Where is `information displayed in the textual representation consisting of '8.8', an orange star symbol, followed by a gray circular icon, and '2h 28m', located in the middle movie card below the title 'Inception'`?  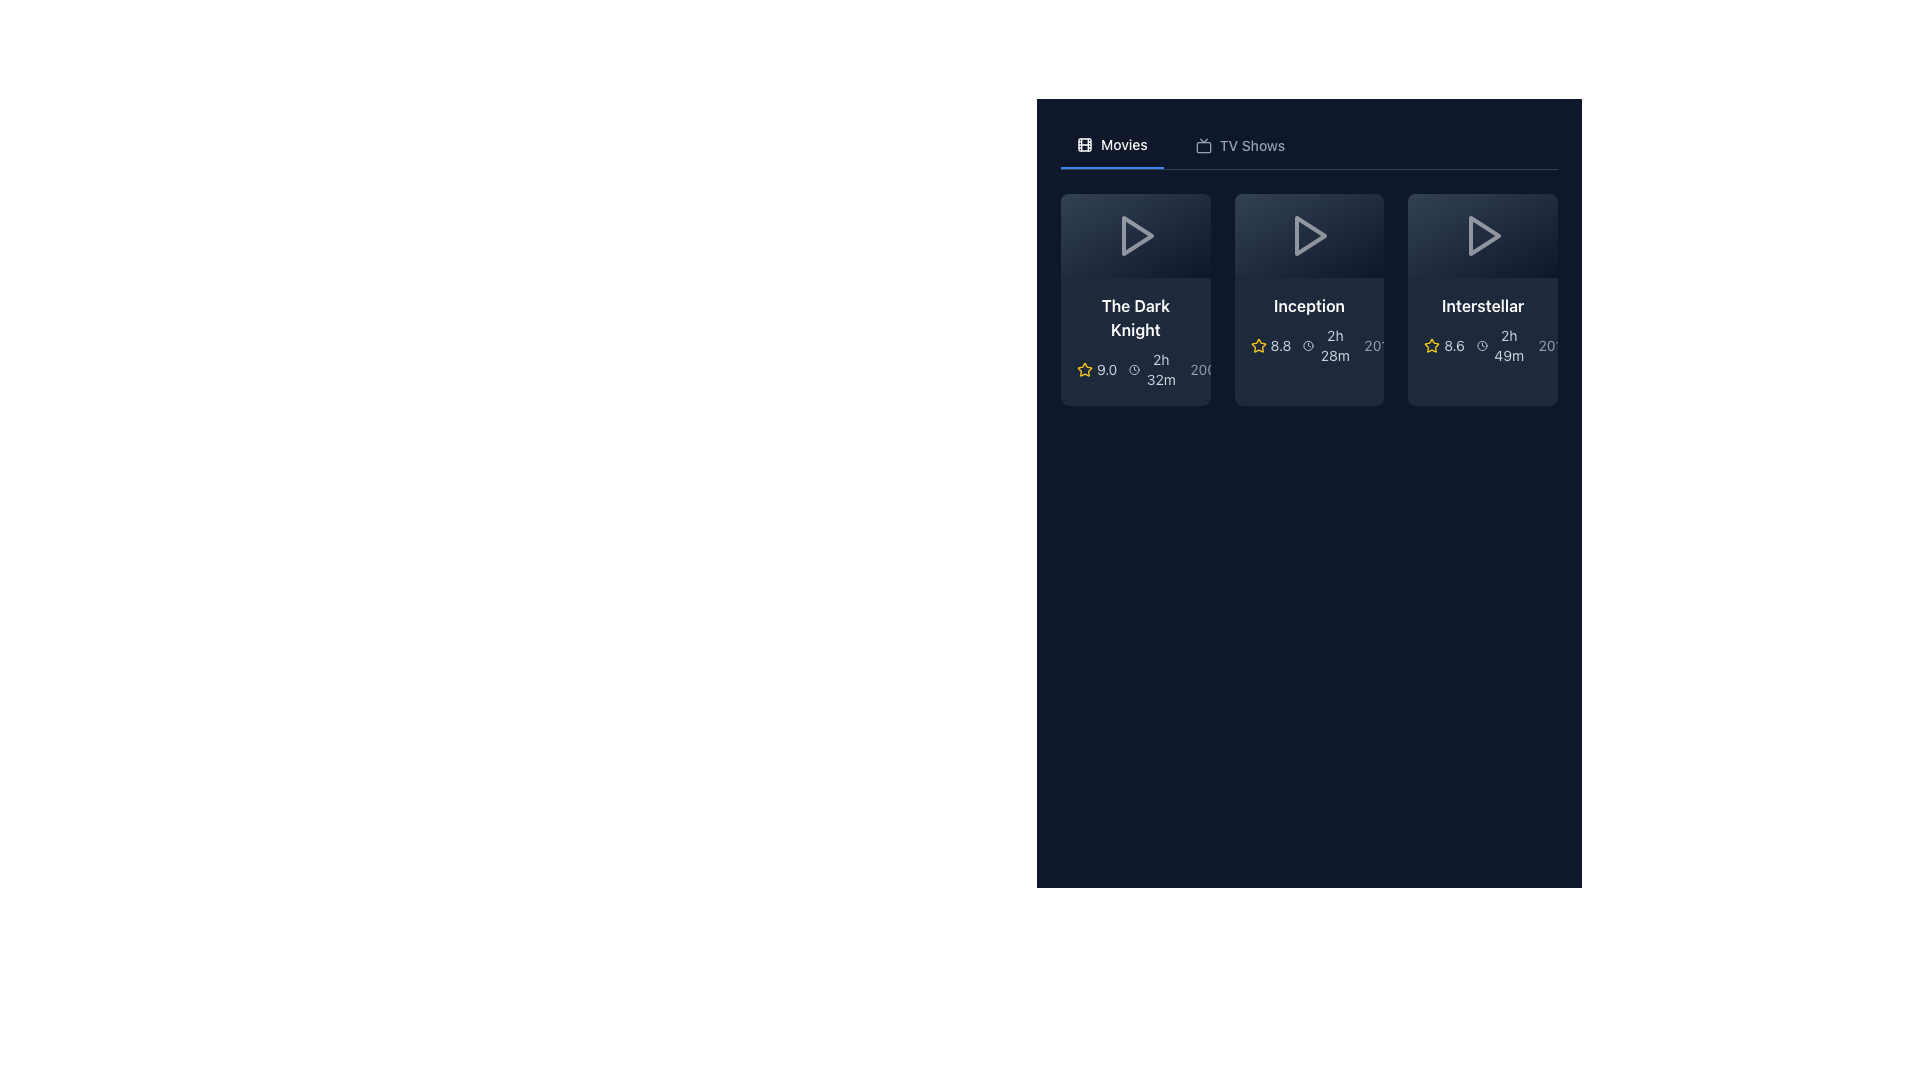
information displayed in the textual representation consisting of '8.8', an orange star symbol, followed by a gray circular icon, and '2h 28m', located in the middle movie card below the title 'Inception' is located at coordinates (1309, 345).